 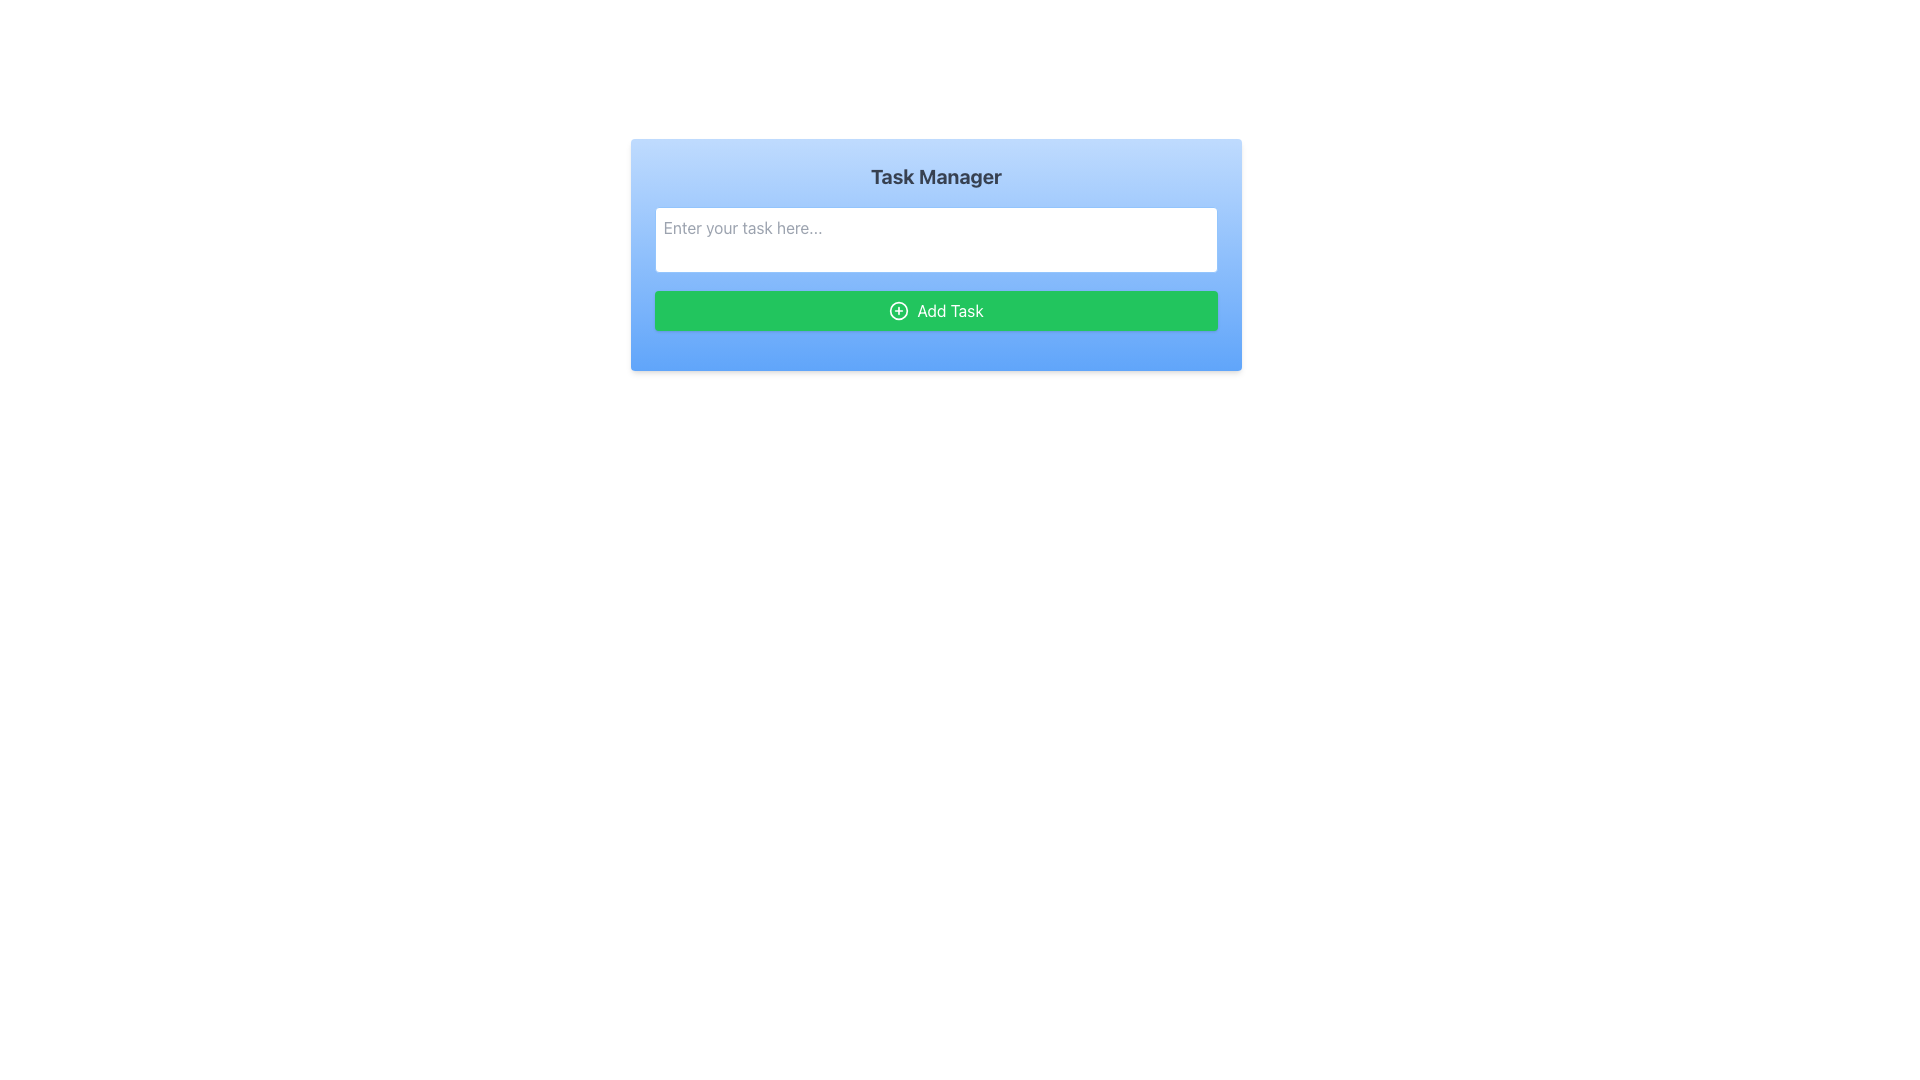 What do you see at coordinates (935, 253) in the screenshot?
I see `text within the text input area labeled 'Enter your task here...' located below the 'Task Manager' header` at bounding box center [935, 253].